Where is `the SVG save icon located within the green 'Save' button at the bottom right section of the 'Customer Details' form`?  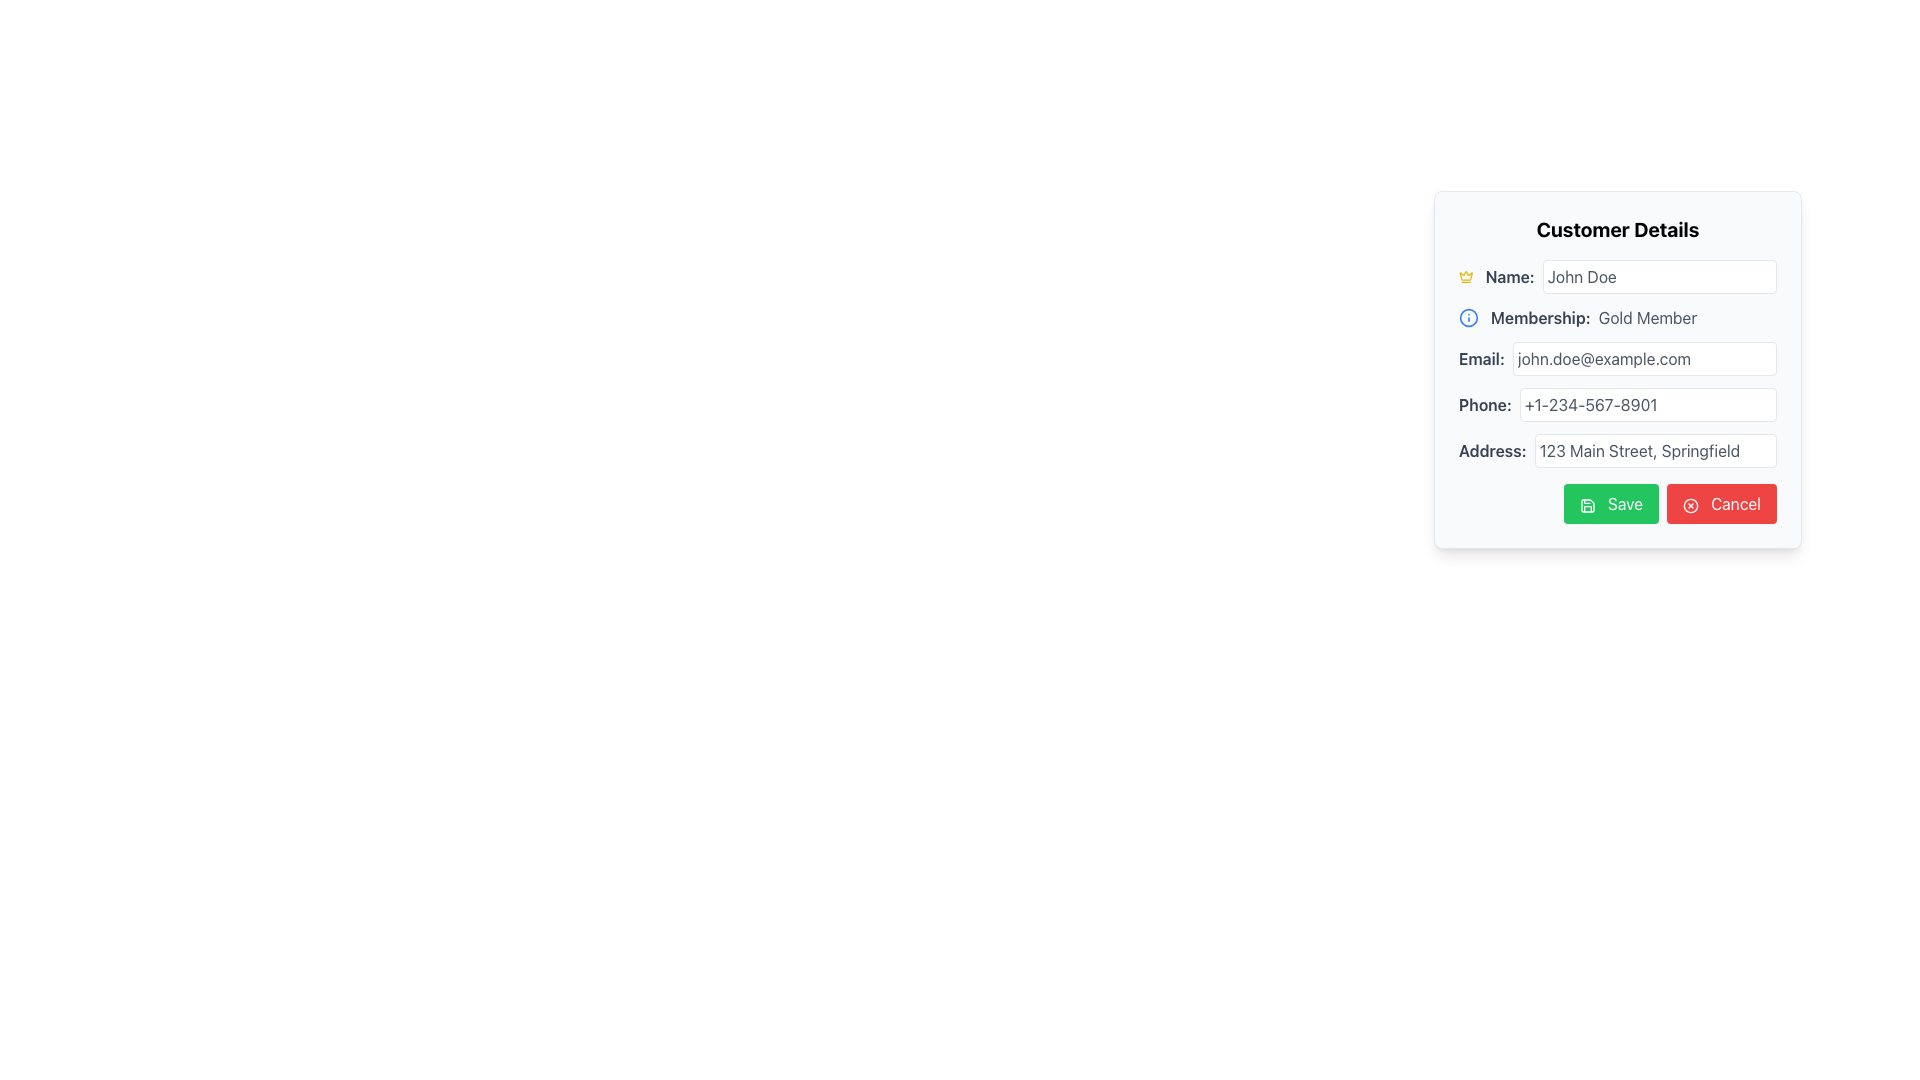
the SVG save icon located within the green 'Save' button at the bottom right section of the 'Customer Details' form is located at coordinates (1586, 504).